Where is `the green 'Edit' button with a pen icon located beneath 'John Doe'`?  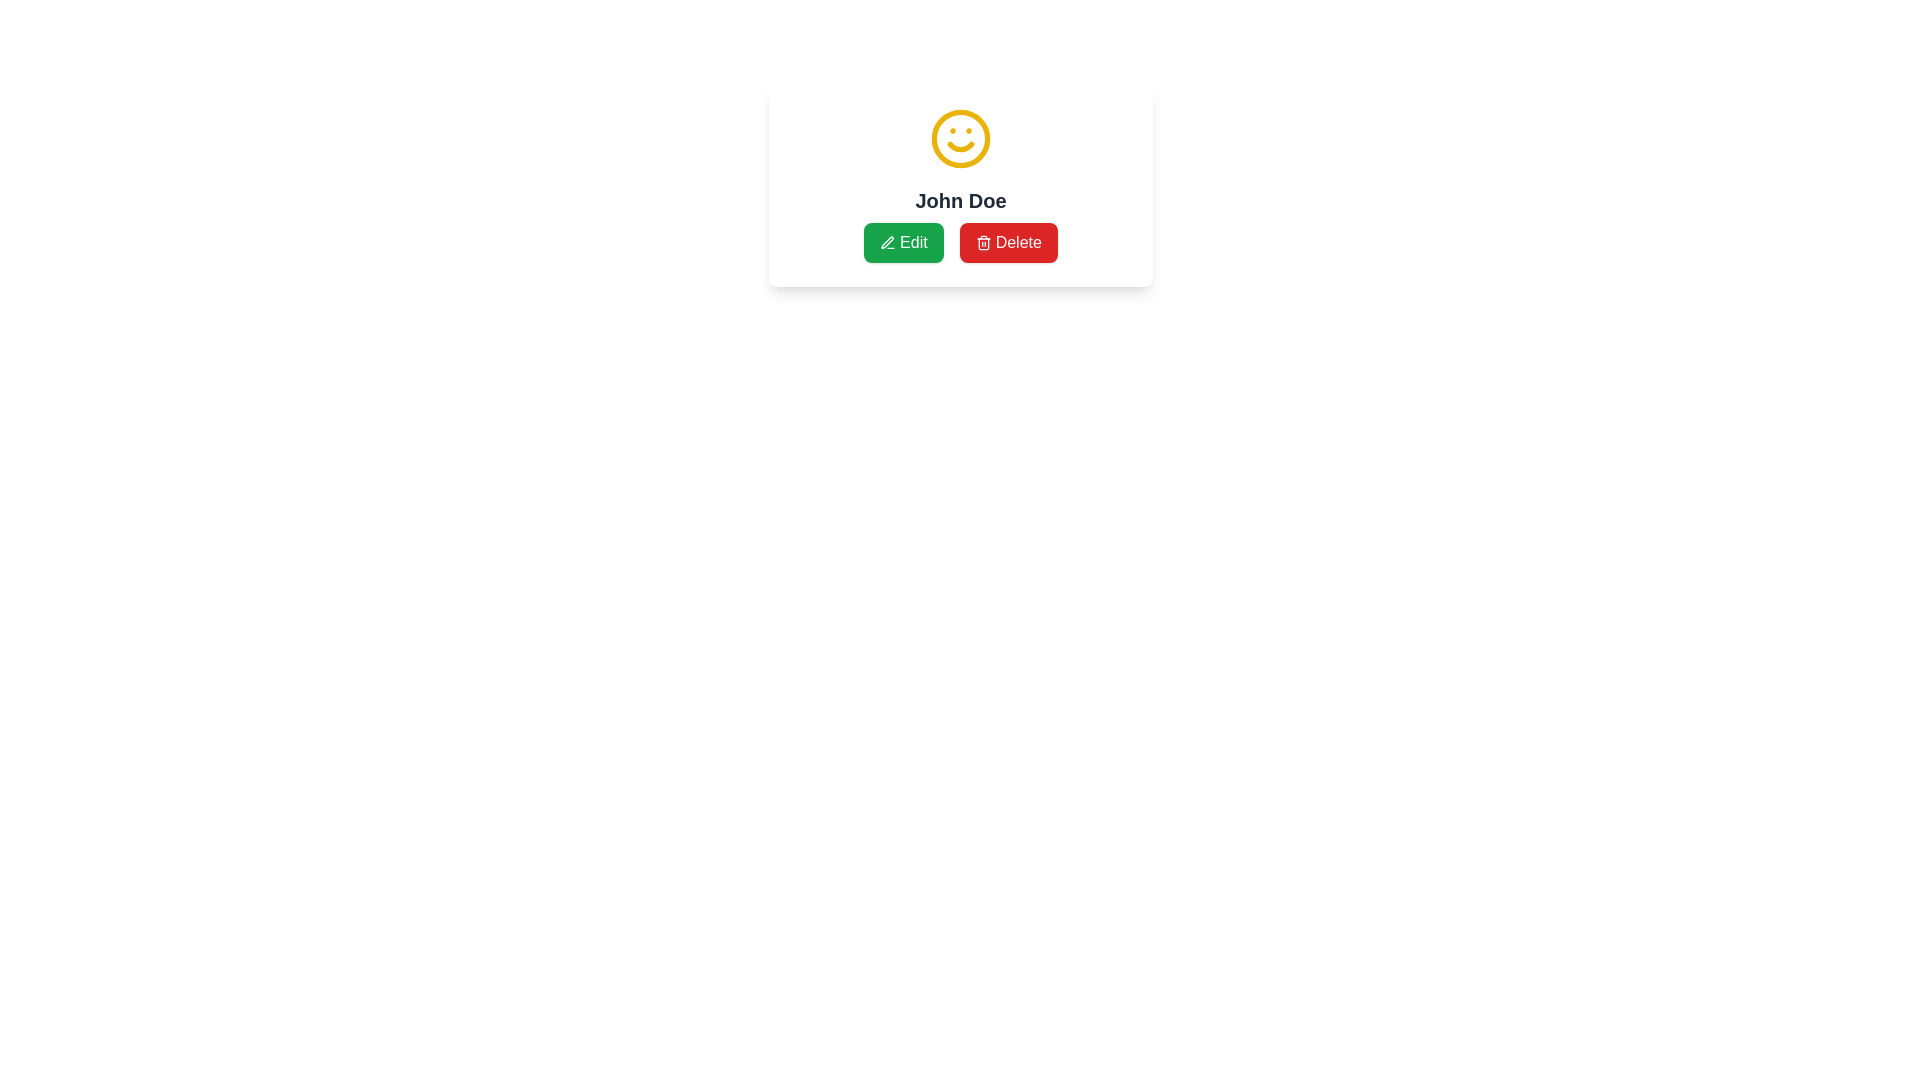 the green 'Edit' button with a pen icon located beneath 'John Doe' is located at coordinates (902, 242).